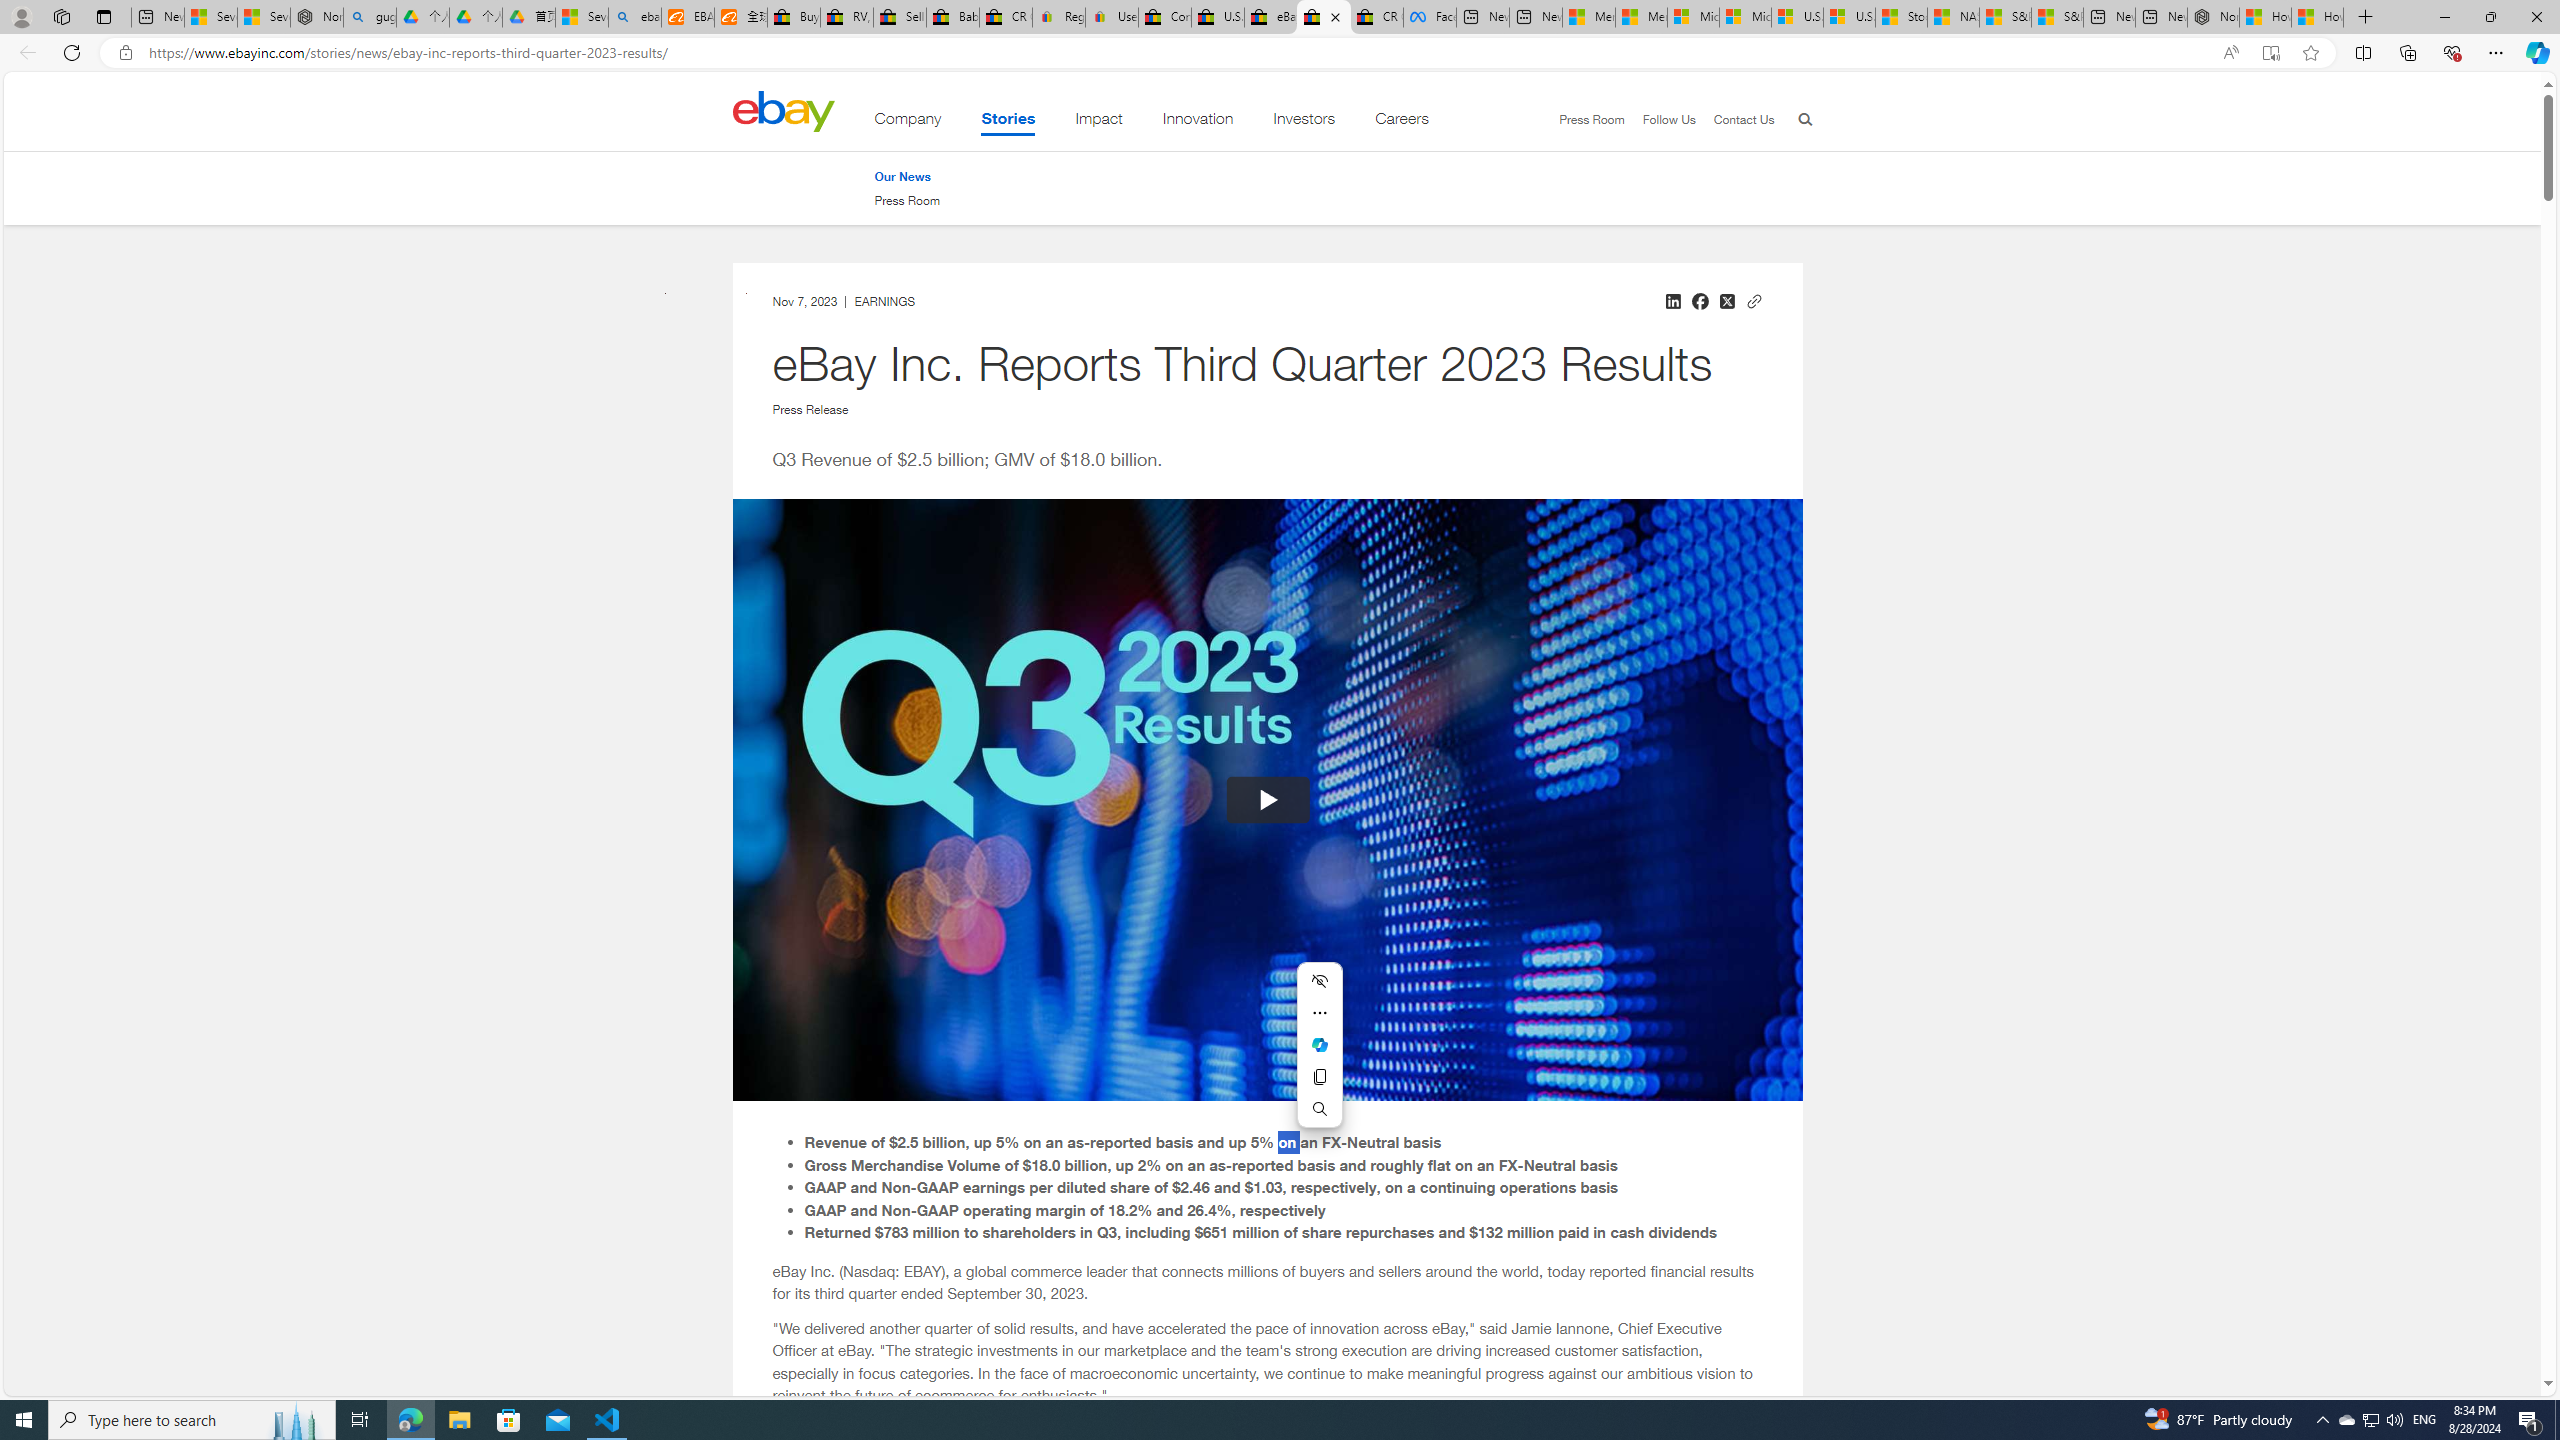 This screenshot has height=1440, width=2560. What do you see at coordinates (1401, 122) in the screenshot?
I see `'Careers'` at bounding box center [1401, 122].